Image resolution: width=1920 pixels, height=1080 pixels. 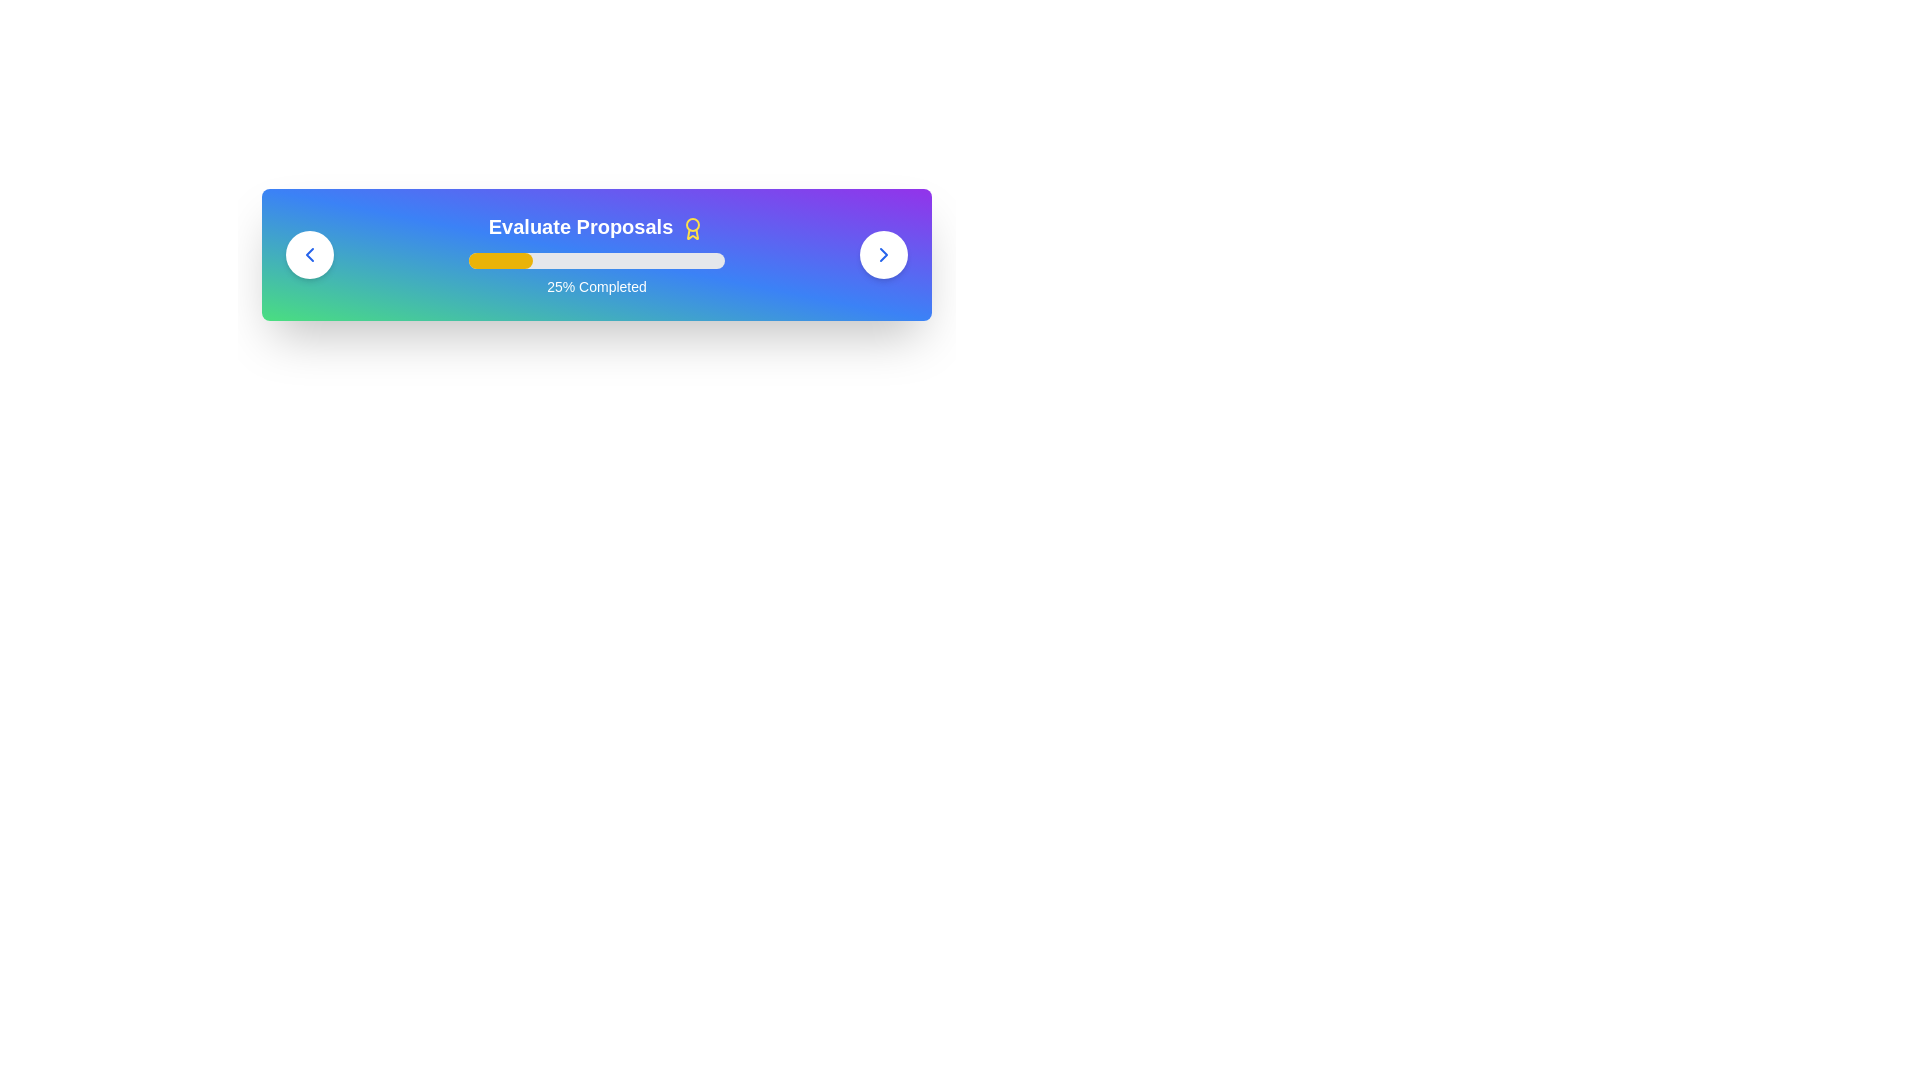 What do you see at coordinates (595, 226) in the screenshot?
I see `the text label located at the top center of the card-like structure, which serves as a descriptive title for the content below it` at bounding box center [595, 226].